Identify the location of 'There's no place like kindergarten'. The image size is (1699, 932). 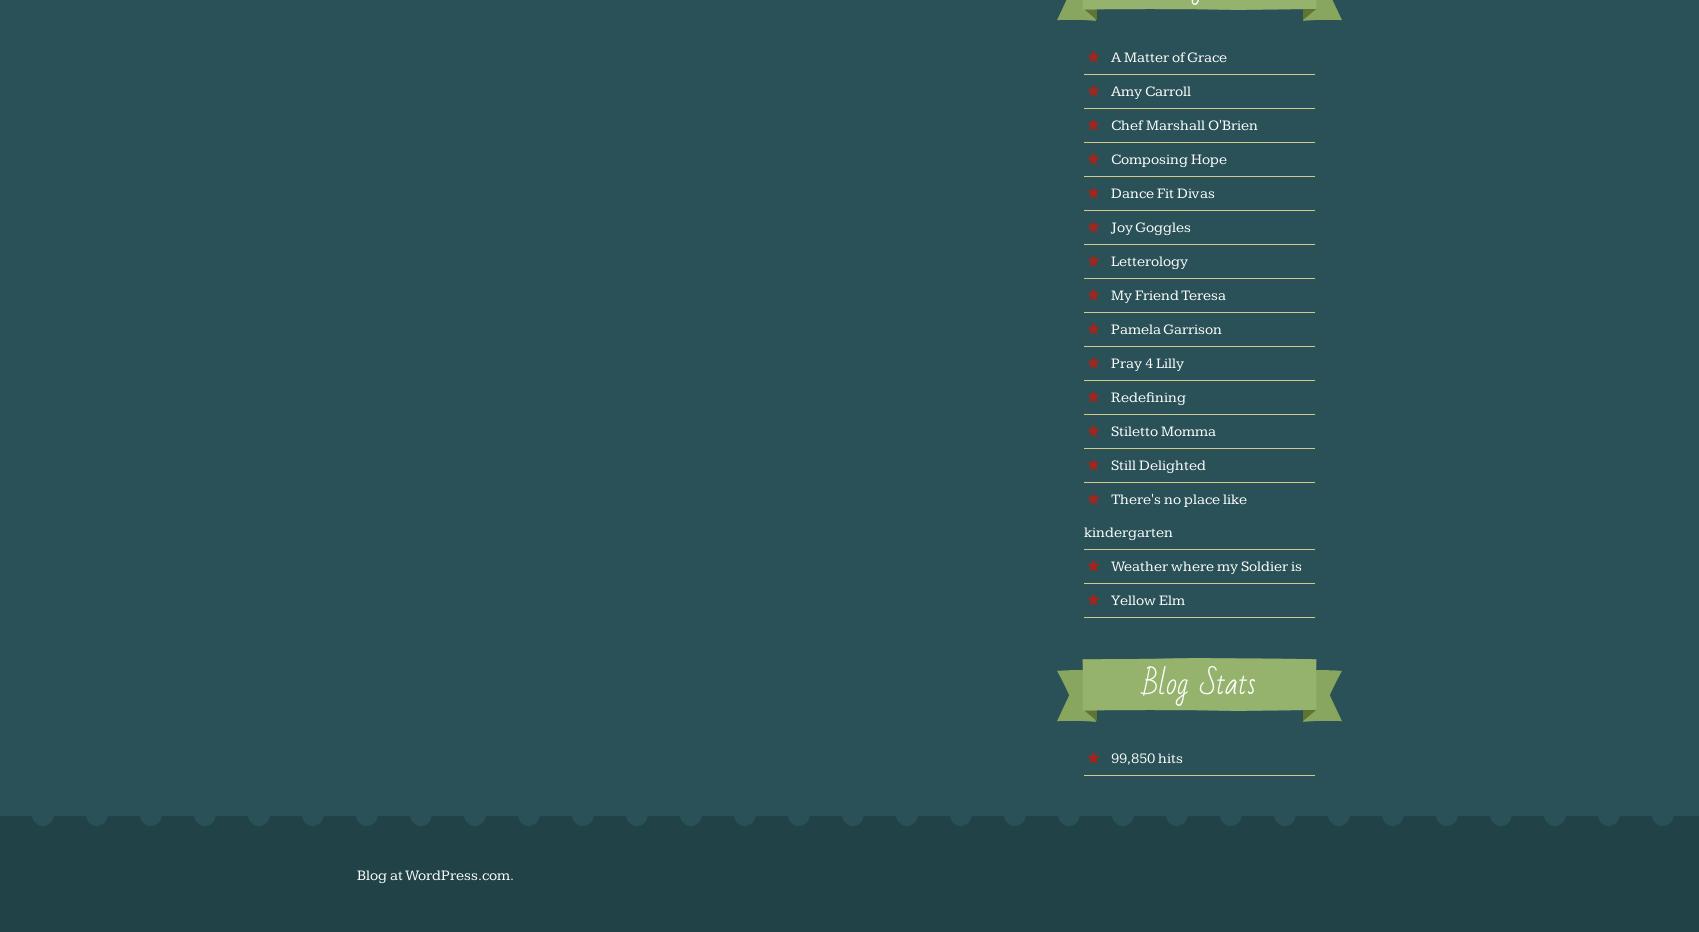
(1165, 514).